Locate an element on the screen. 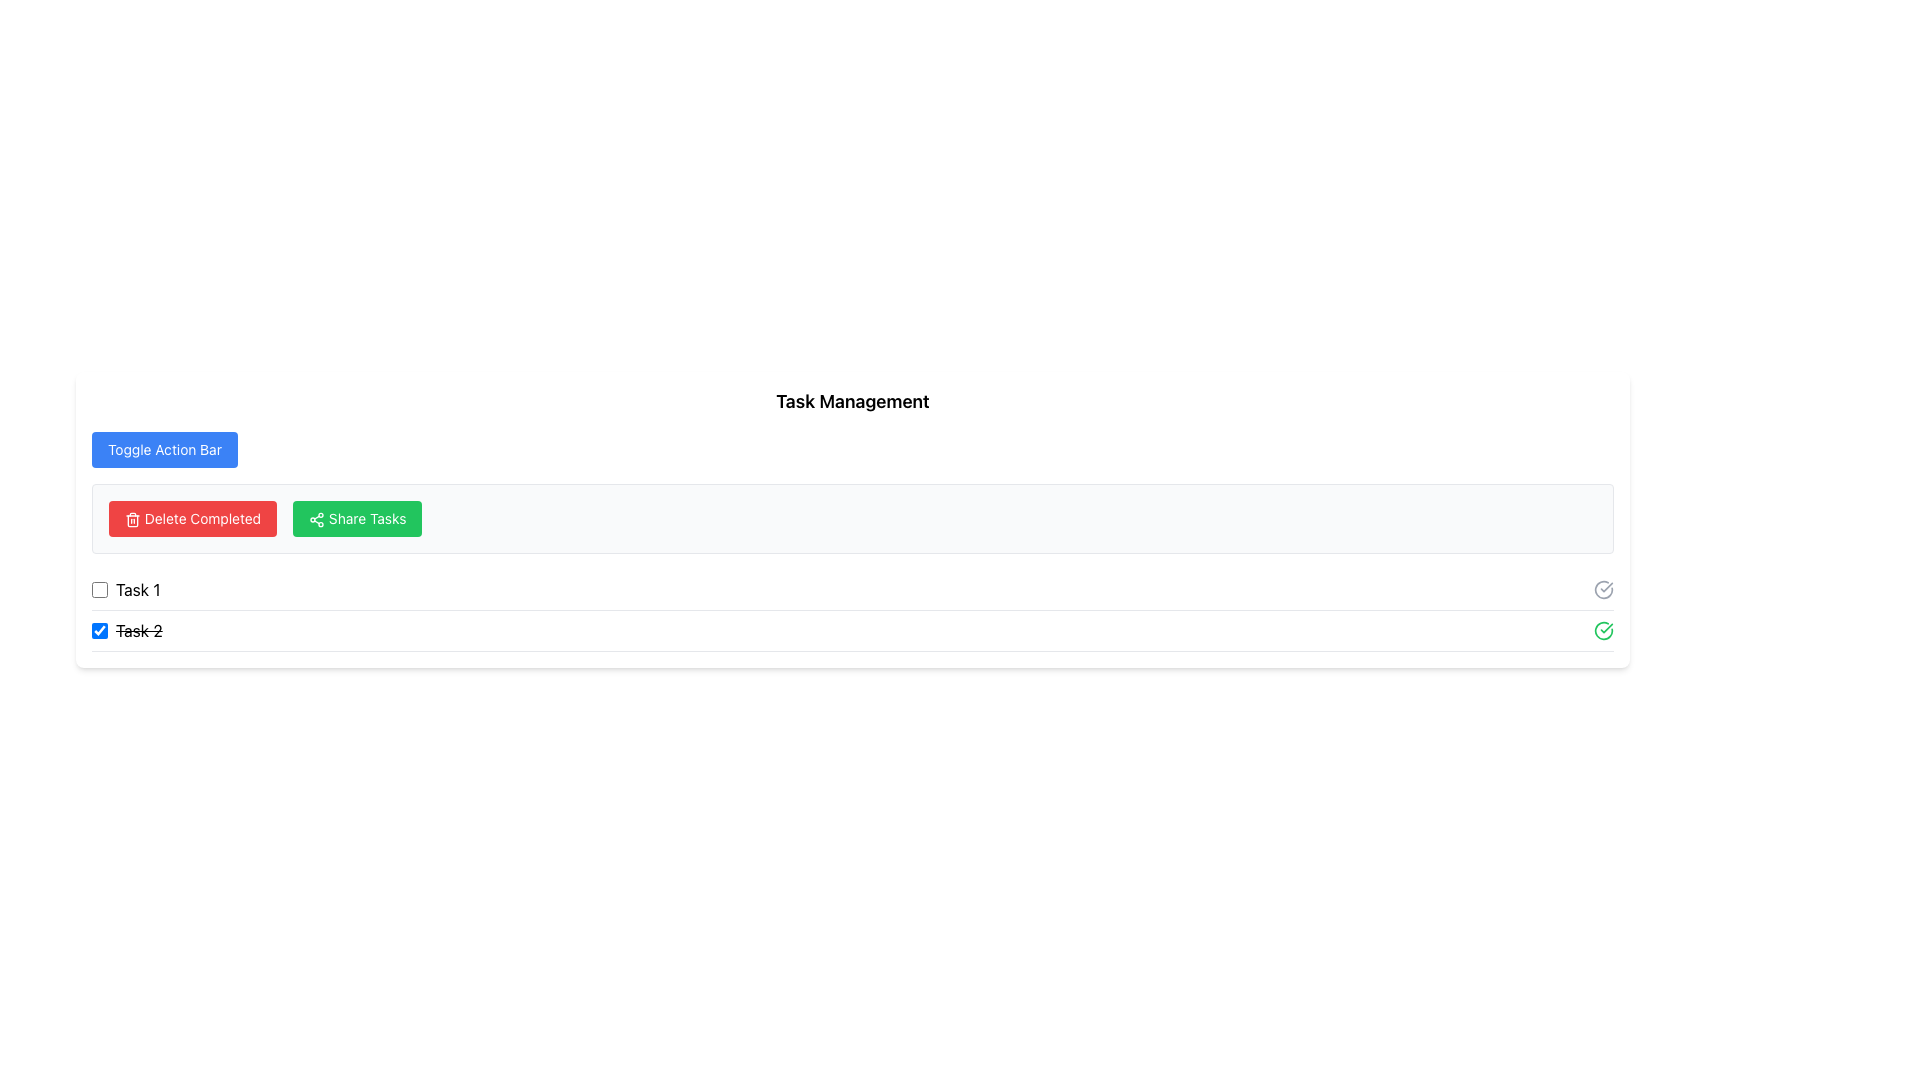  the strikethrough text label indicating a completed task in the task list is located at coordinates (138, 631).